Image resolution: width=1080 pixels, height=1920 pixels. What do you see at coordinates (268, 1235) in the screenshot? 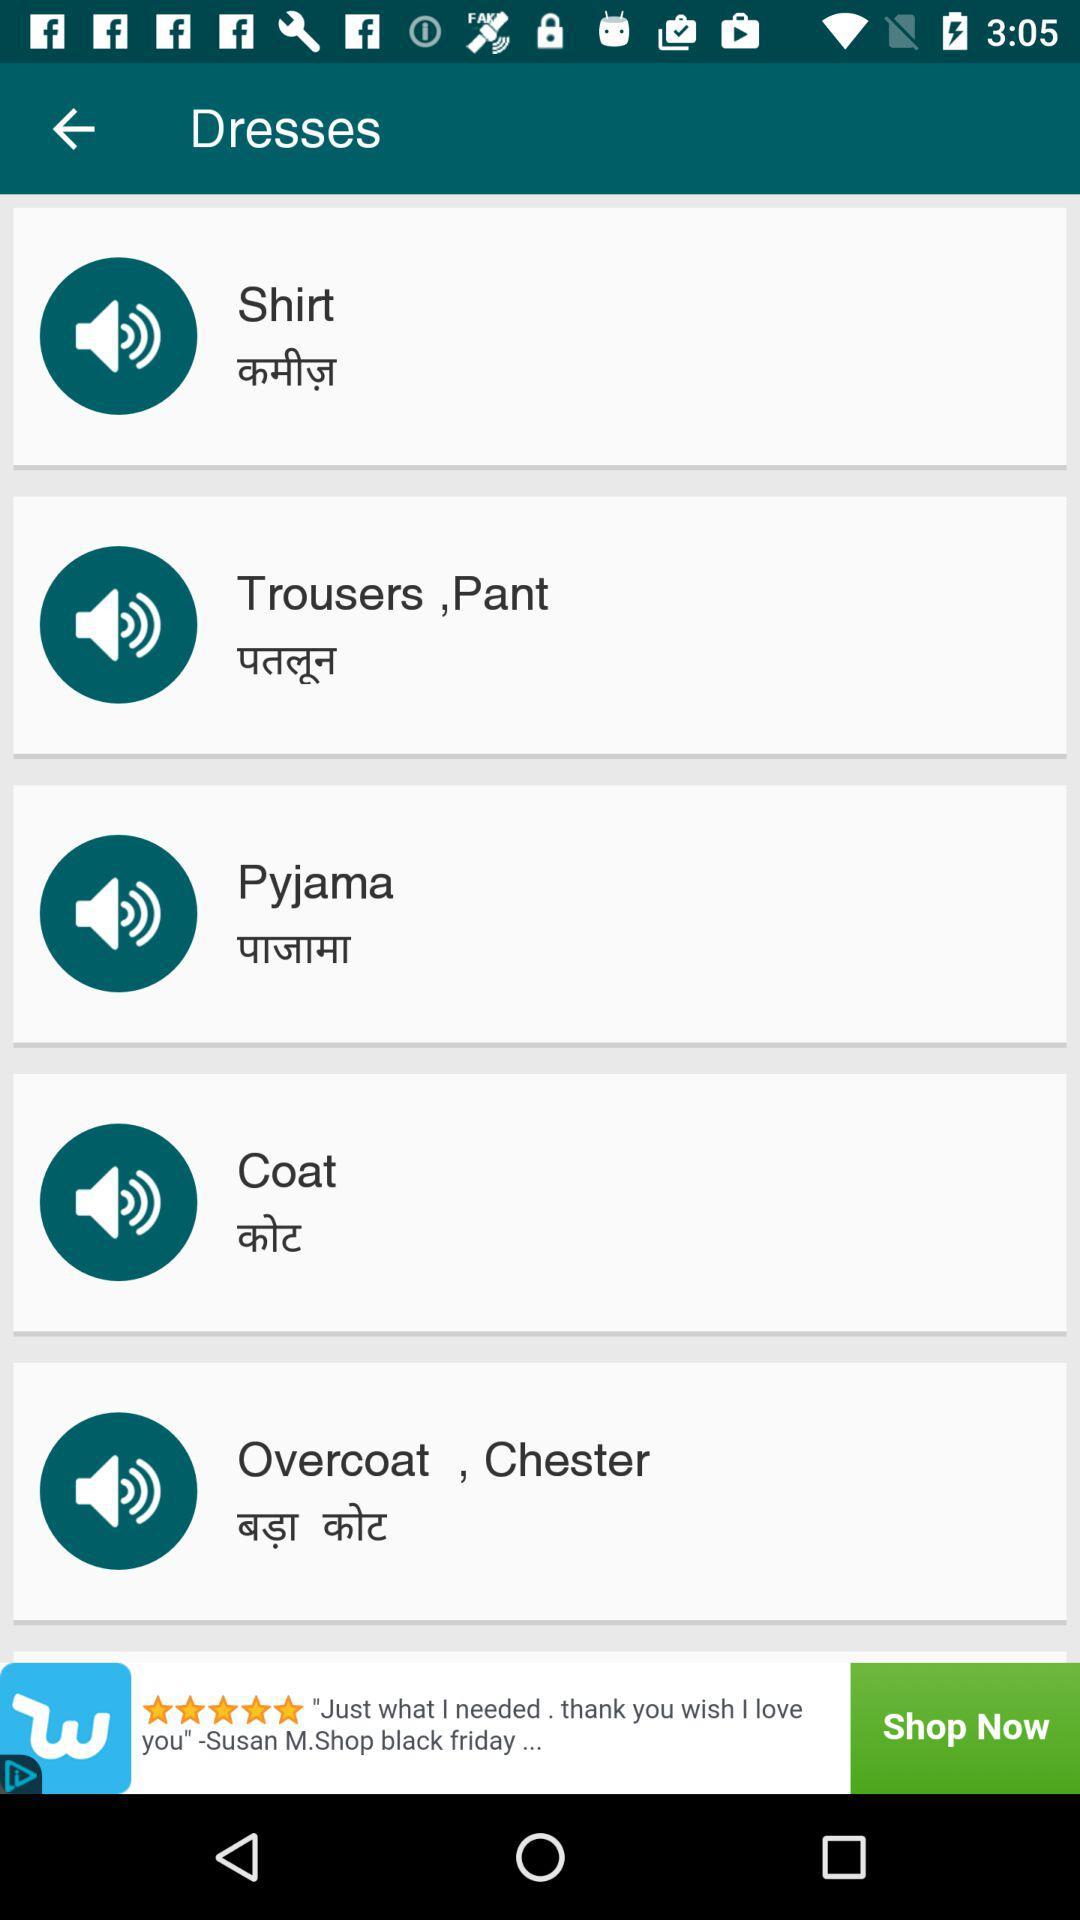
I see `the icon above overcoat  , chester` at bounding box center [268, 1235].